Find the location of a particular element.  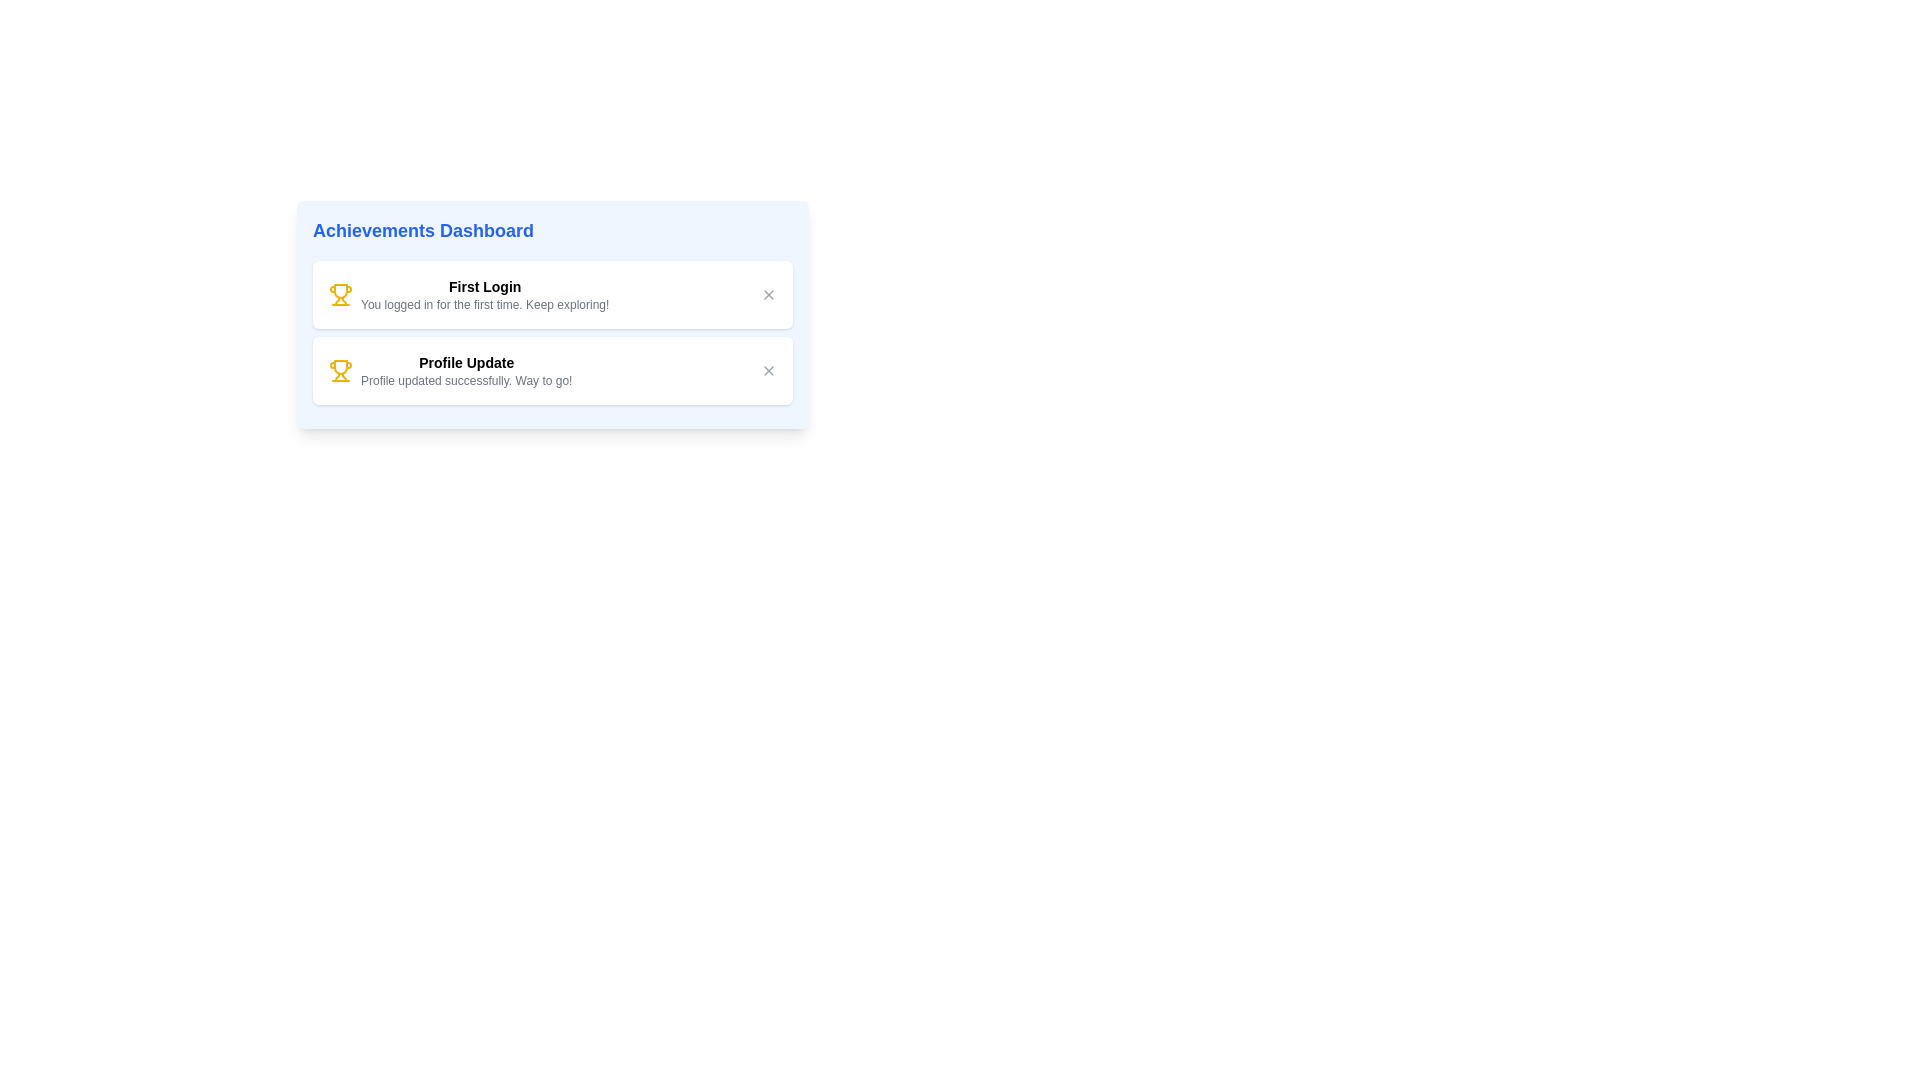

the close button (grey 'X' symbol) located at the top right corner of the 'Profile Update' notification is located at coordinates (767, 370).